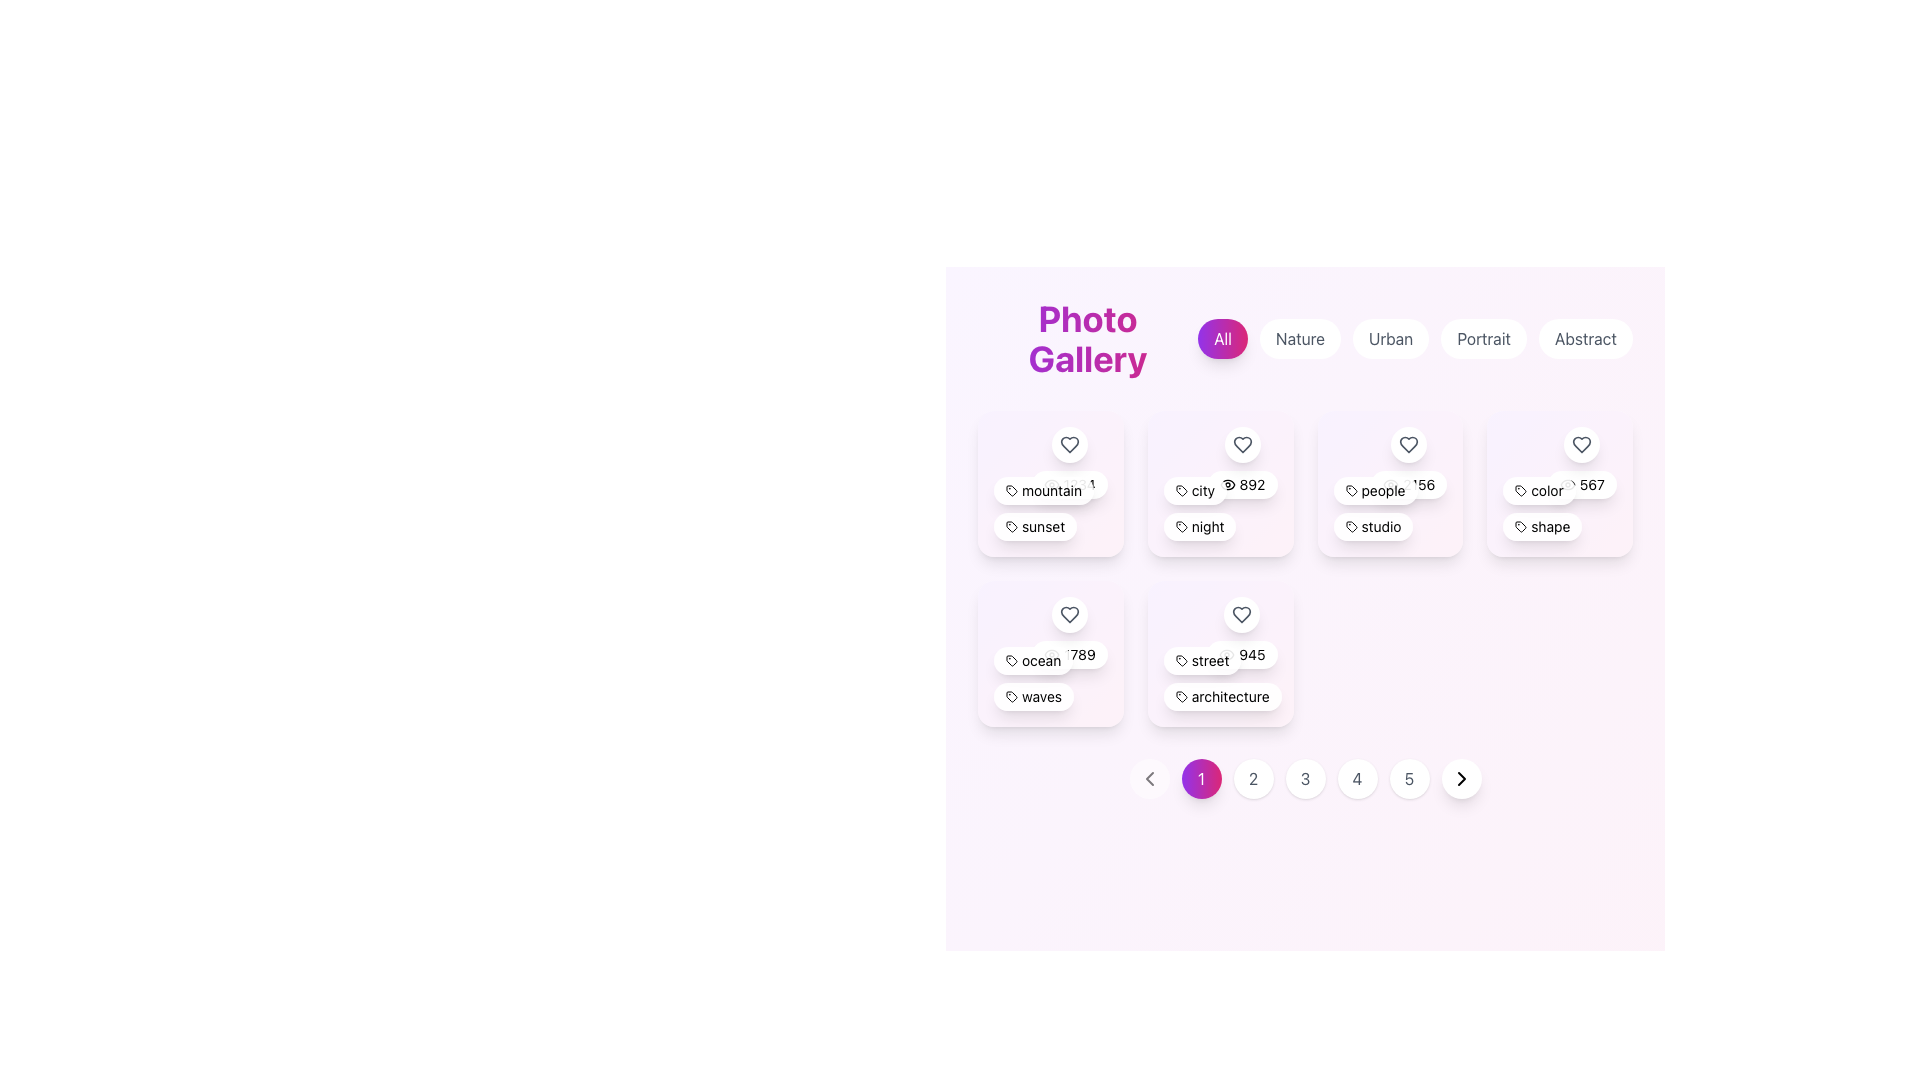  What do you see at coordinates (1181, 695) in the screenshot?
I see `the architecture icon located to the left of the text 'architecture' in the lower section of the grid layout` at bounding box center [1181, 695].